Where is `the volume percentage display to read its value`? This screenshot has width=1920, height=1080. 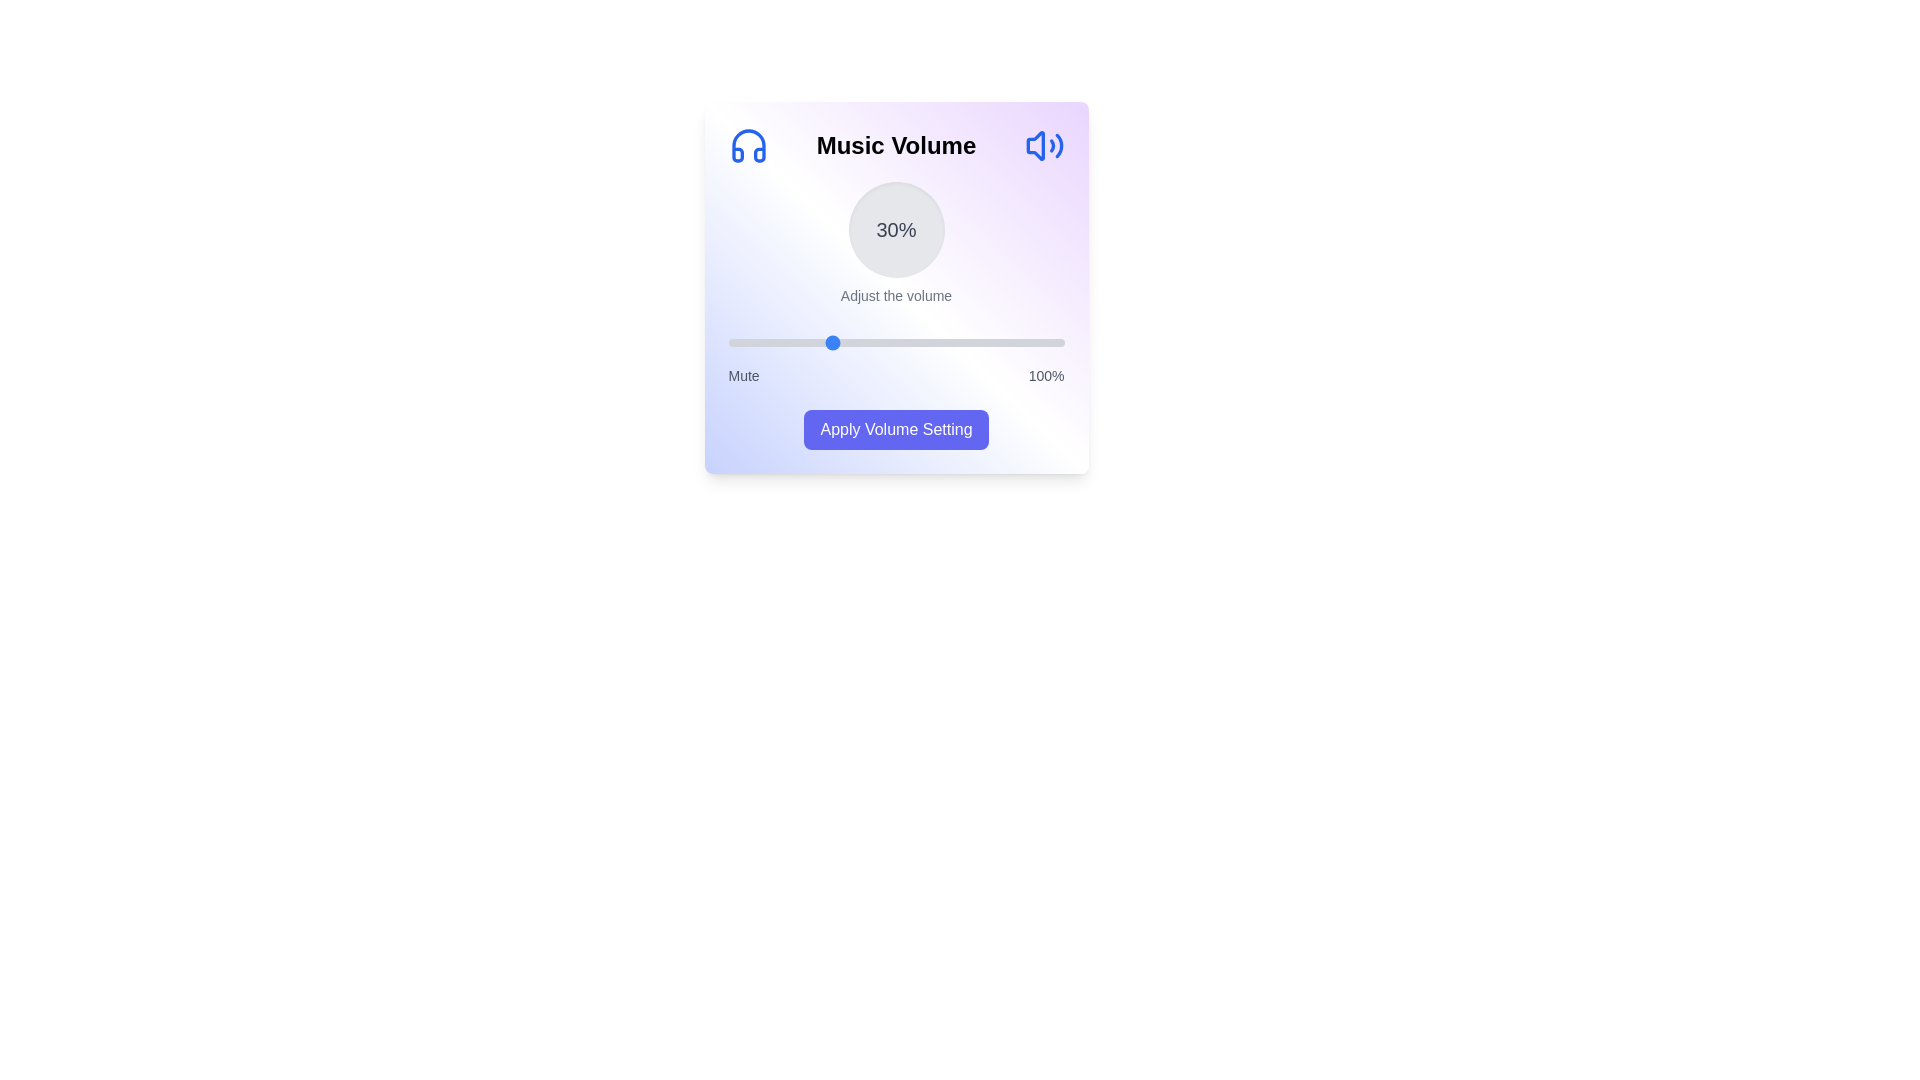
the volume percentage display to read its value is located at coordinates (895, 229).